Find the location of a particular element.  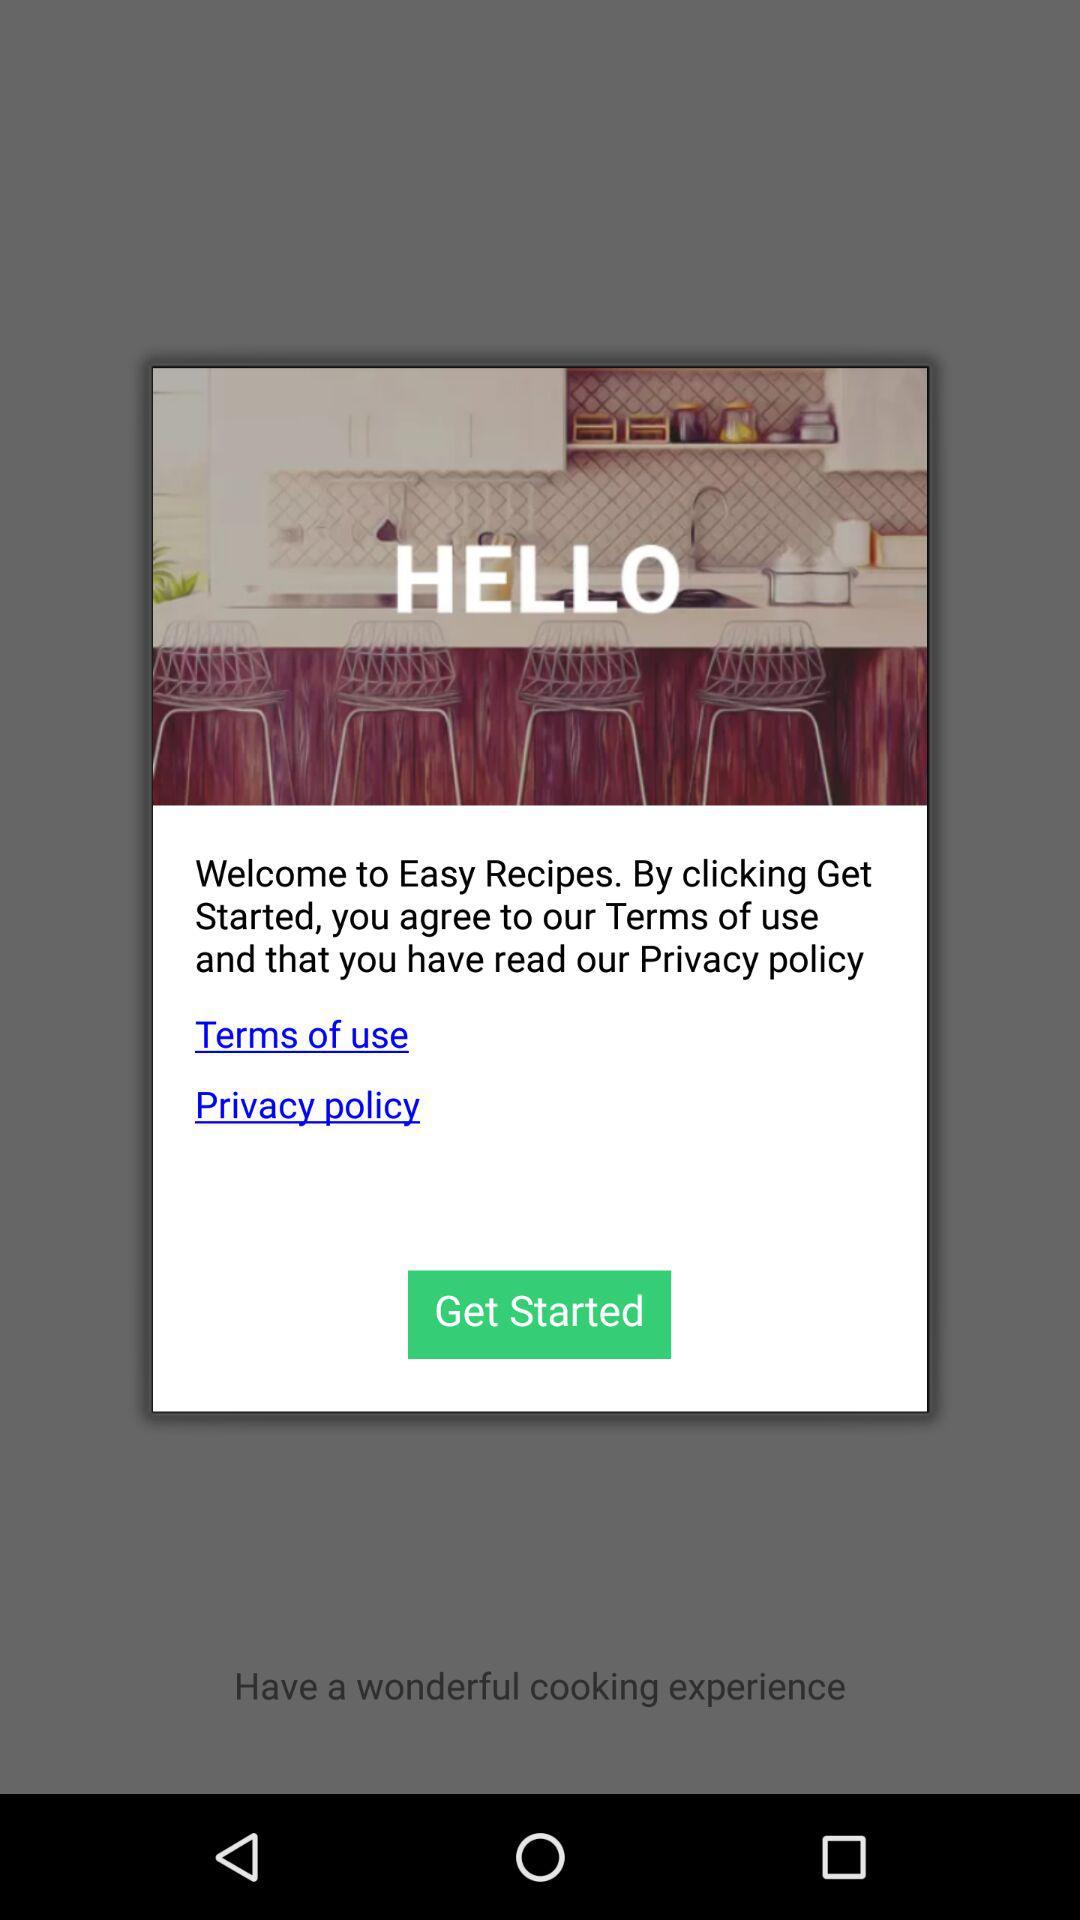

continue is located at coordinates (538, 1314).